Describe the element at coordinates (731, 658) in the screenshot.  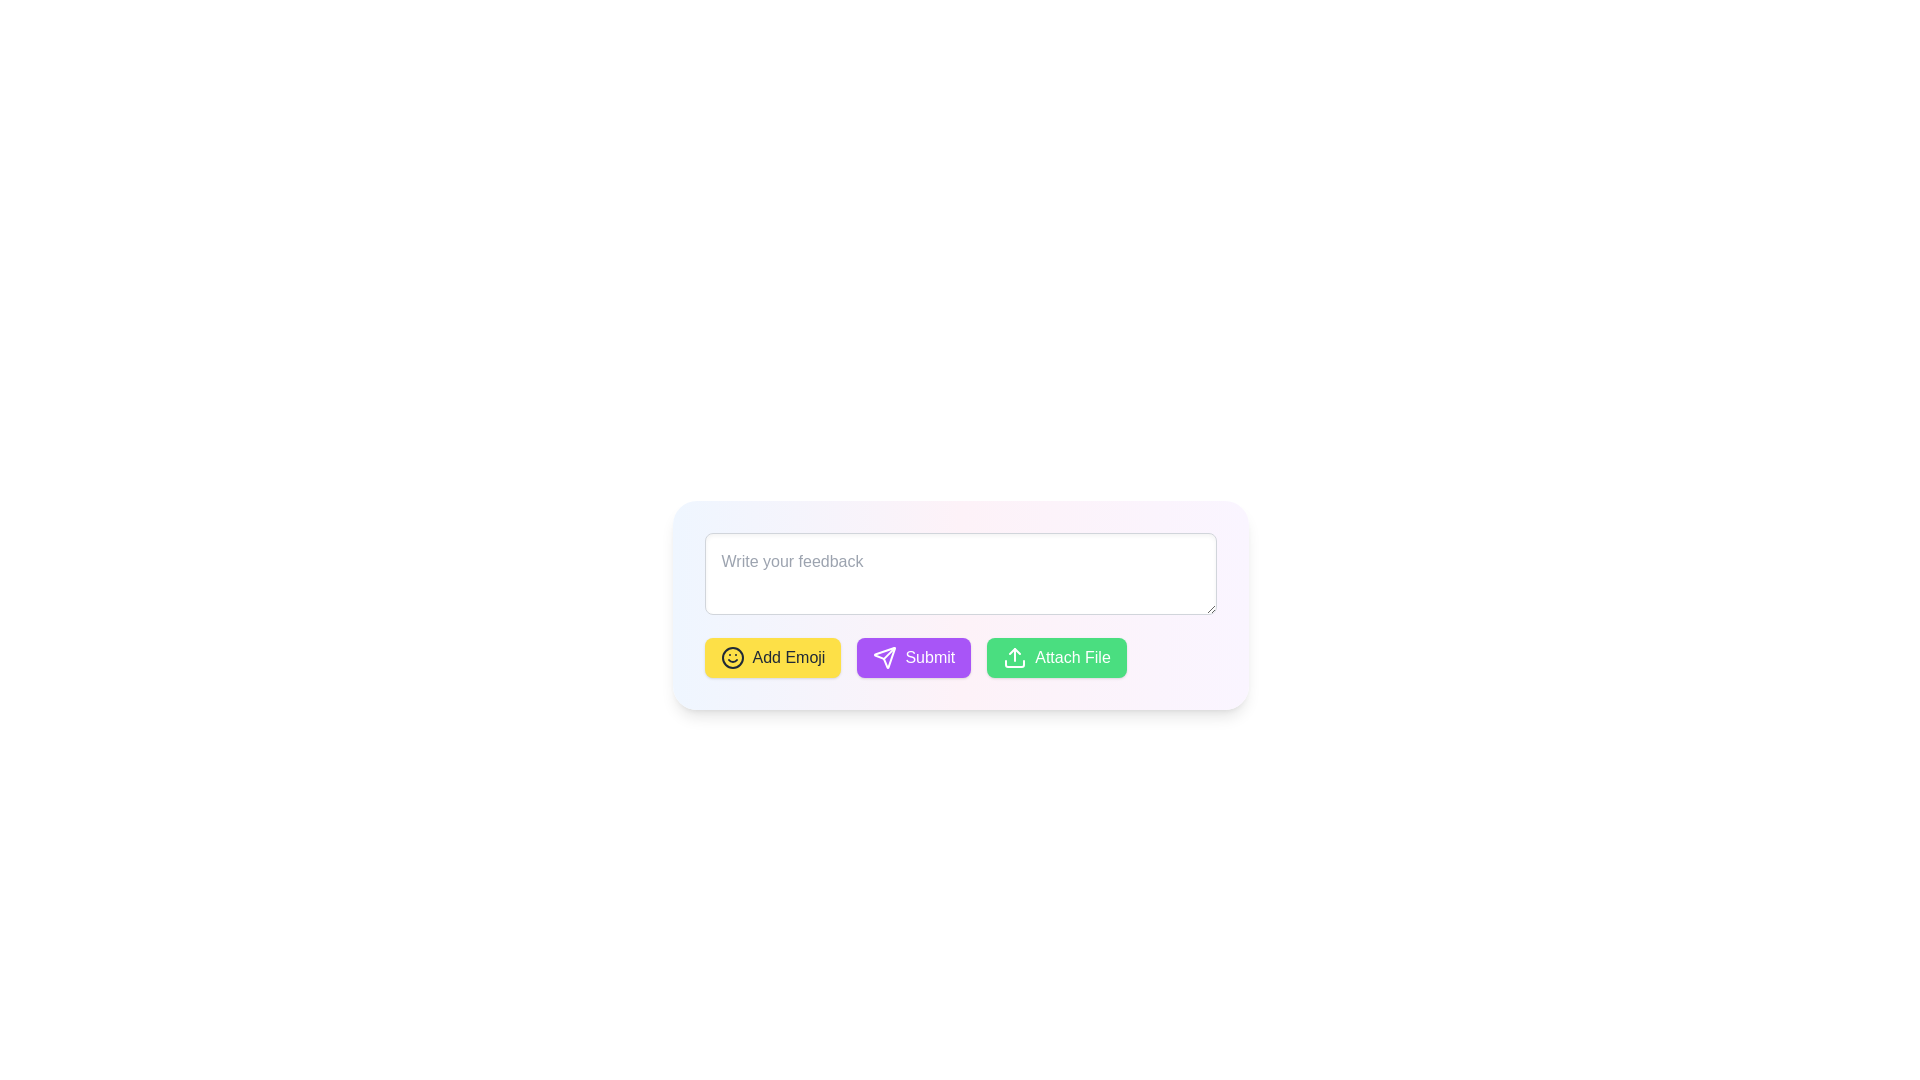
I see `the 'Add Emoji' button containing the circular smiley face icon located at the leftmost position of the button row` at that location.